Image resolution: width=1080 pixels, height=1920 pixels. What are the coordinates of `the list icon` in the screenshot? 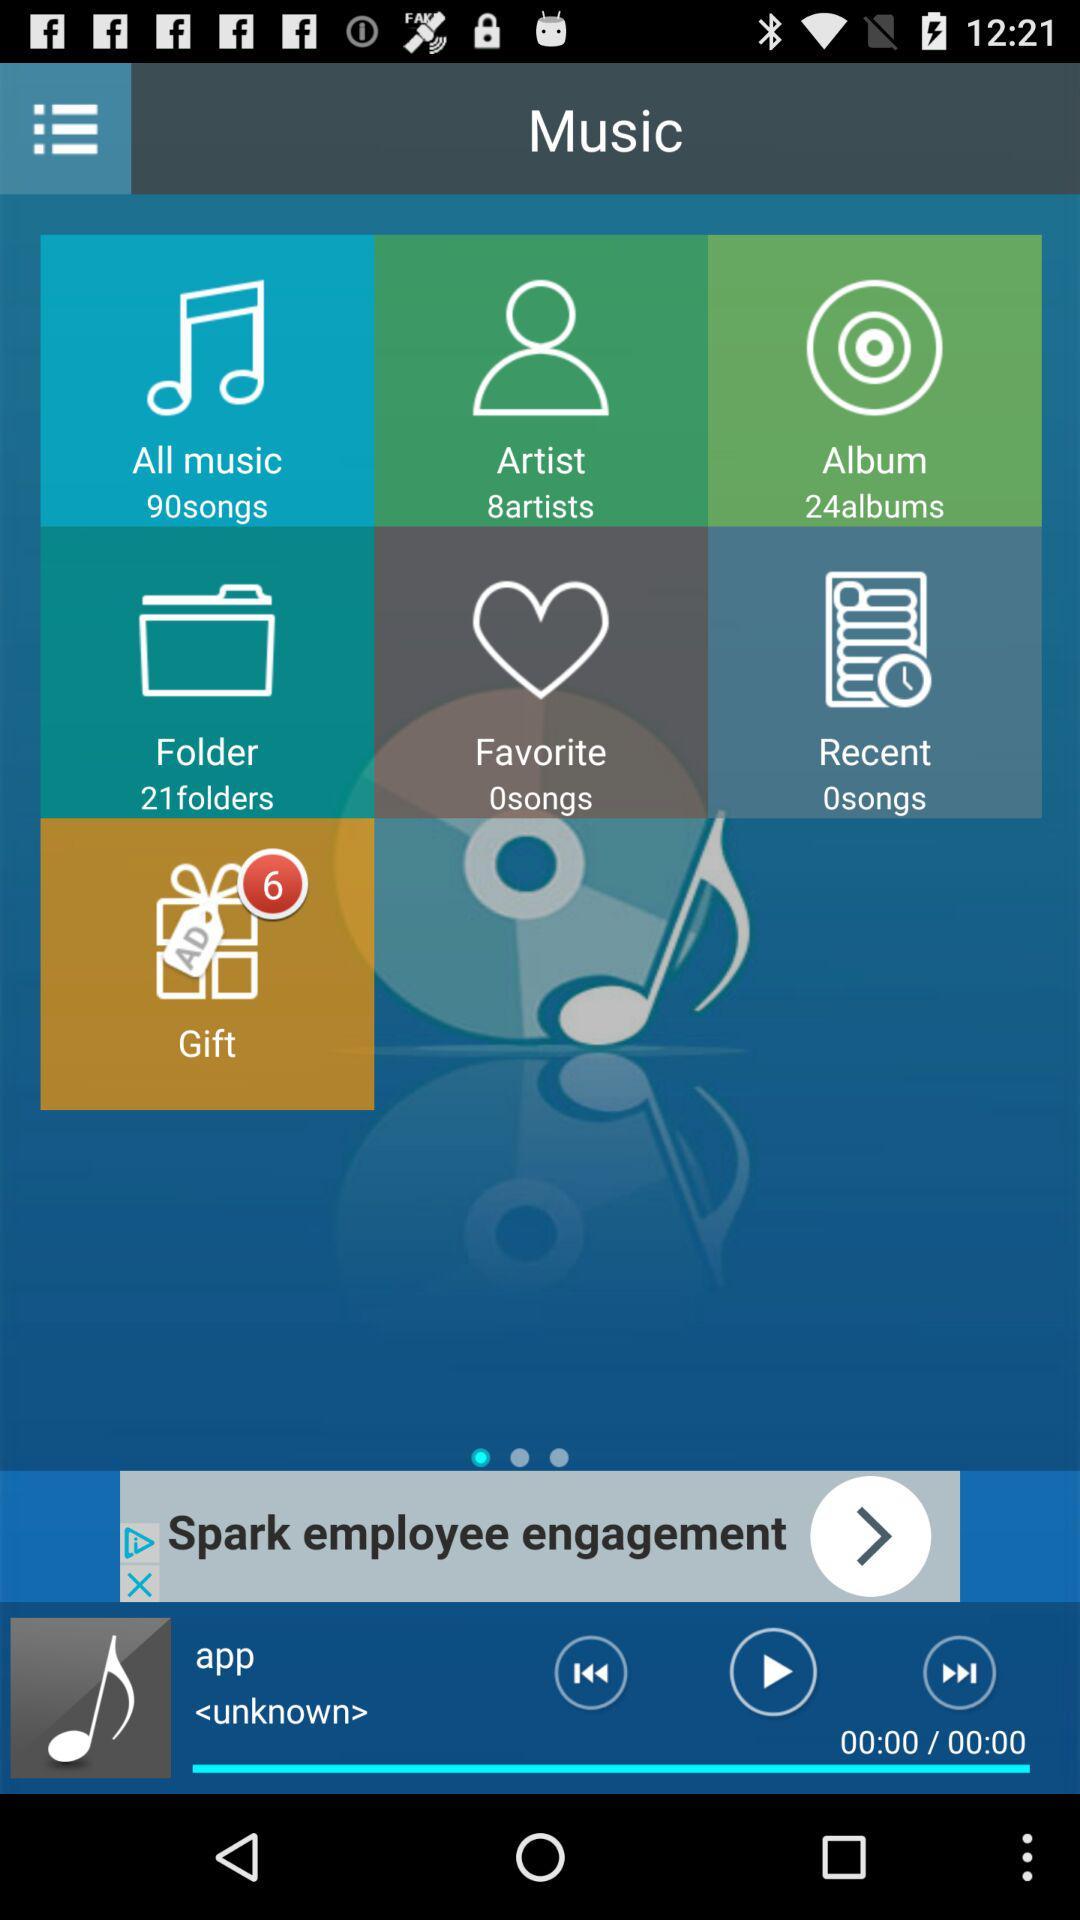 It's located at (64, 136).